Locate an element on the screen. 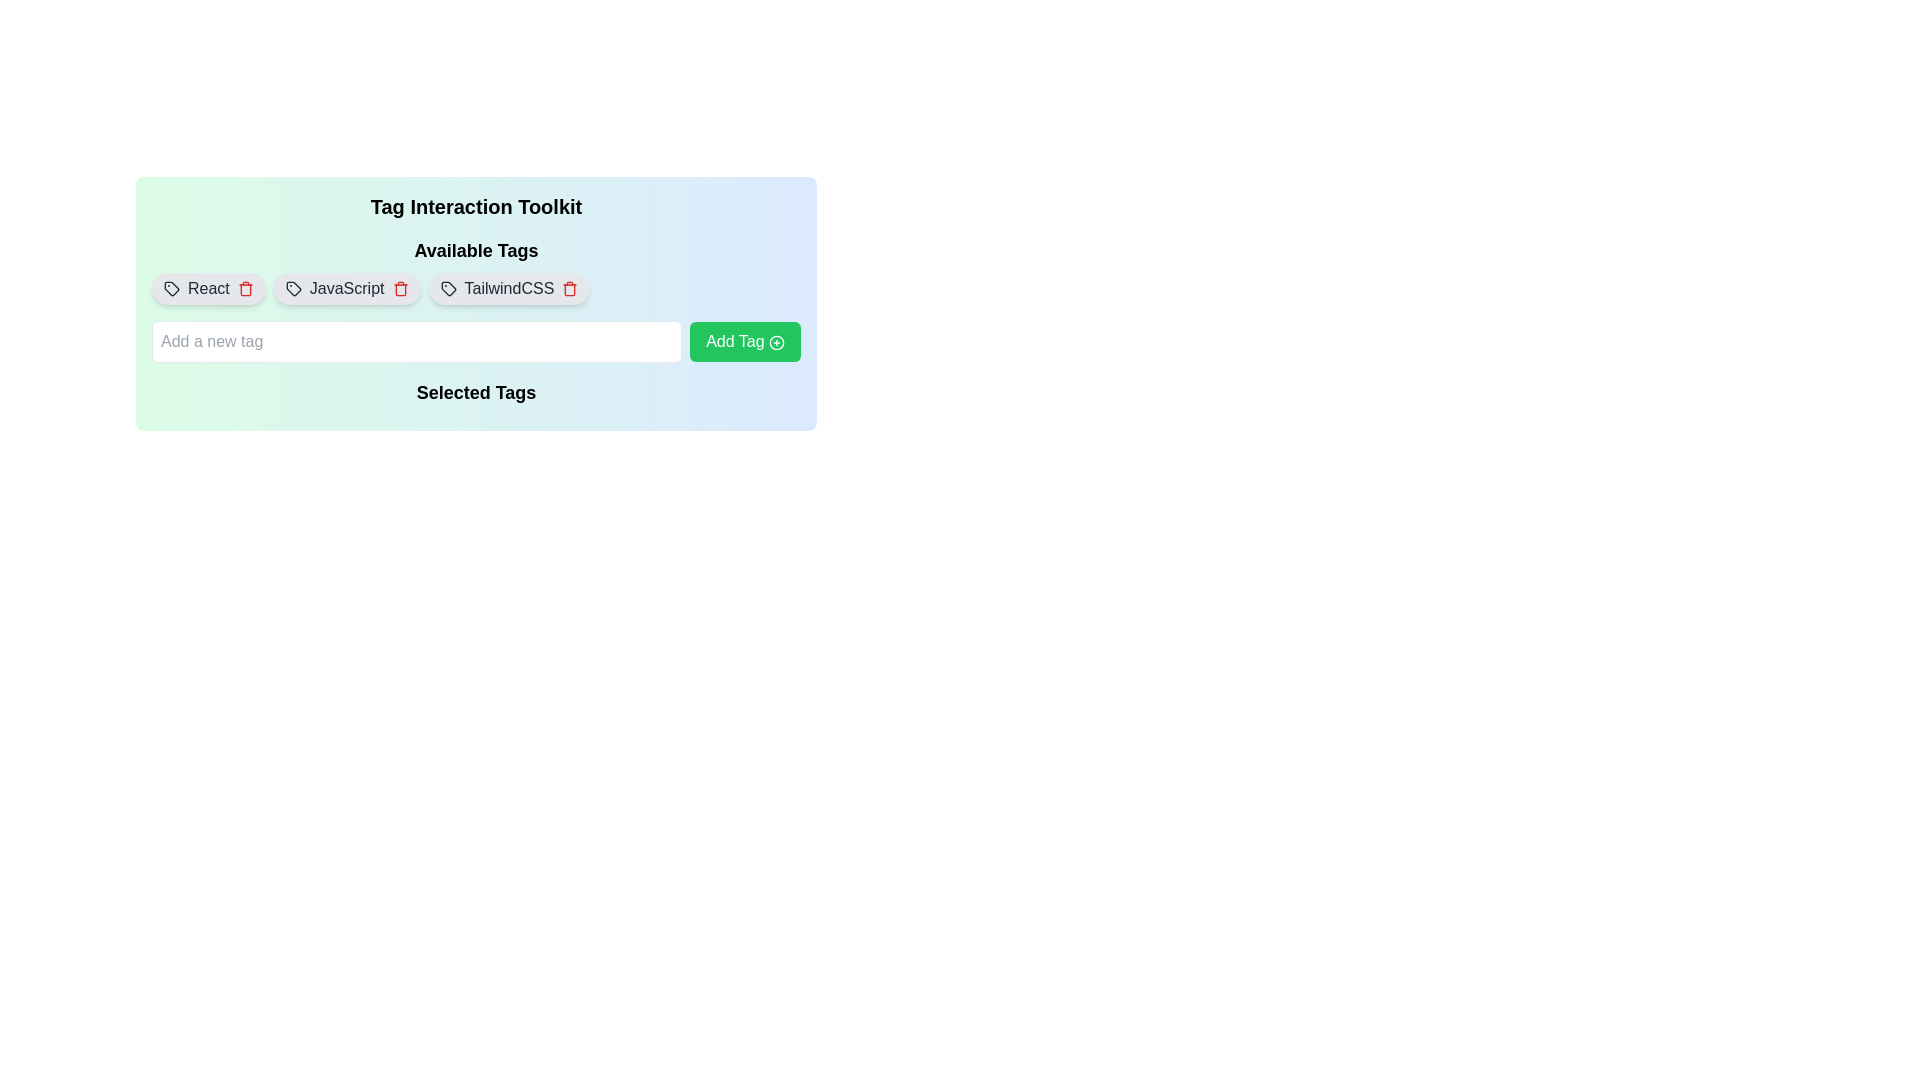 The image size is (1920, 1080). the trash icon within a tag in the Tag List located below 'Available Tags' is located at coordinates (475, 289).